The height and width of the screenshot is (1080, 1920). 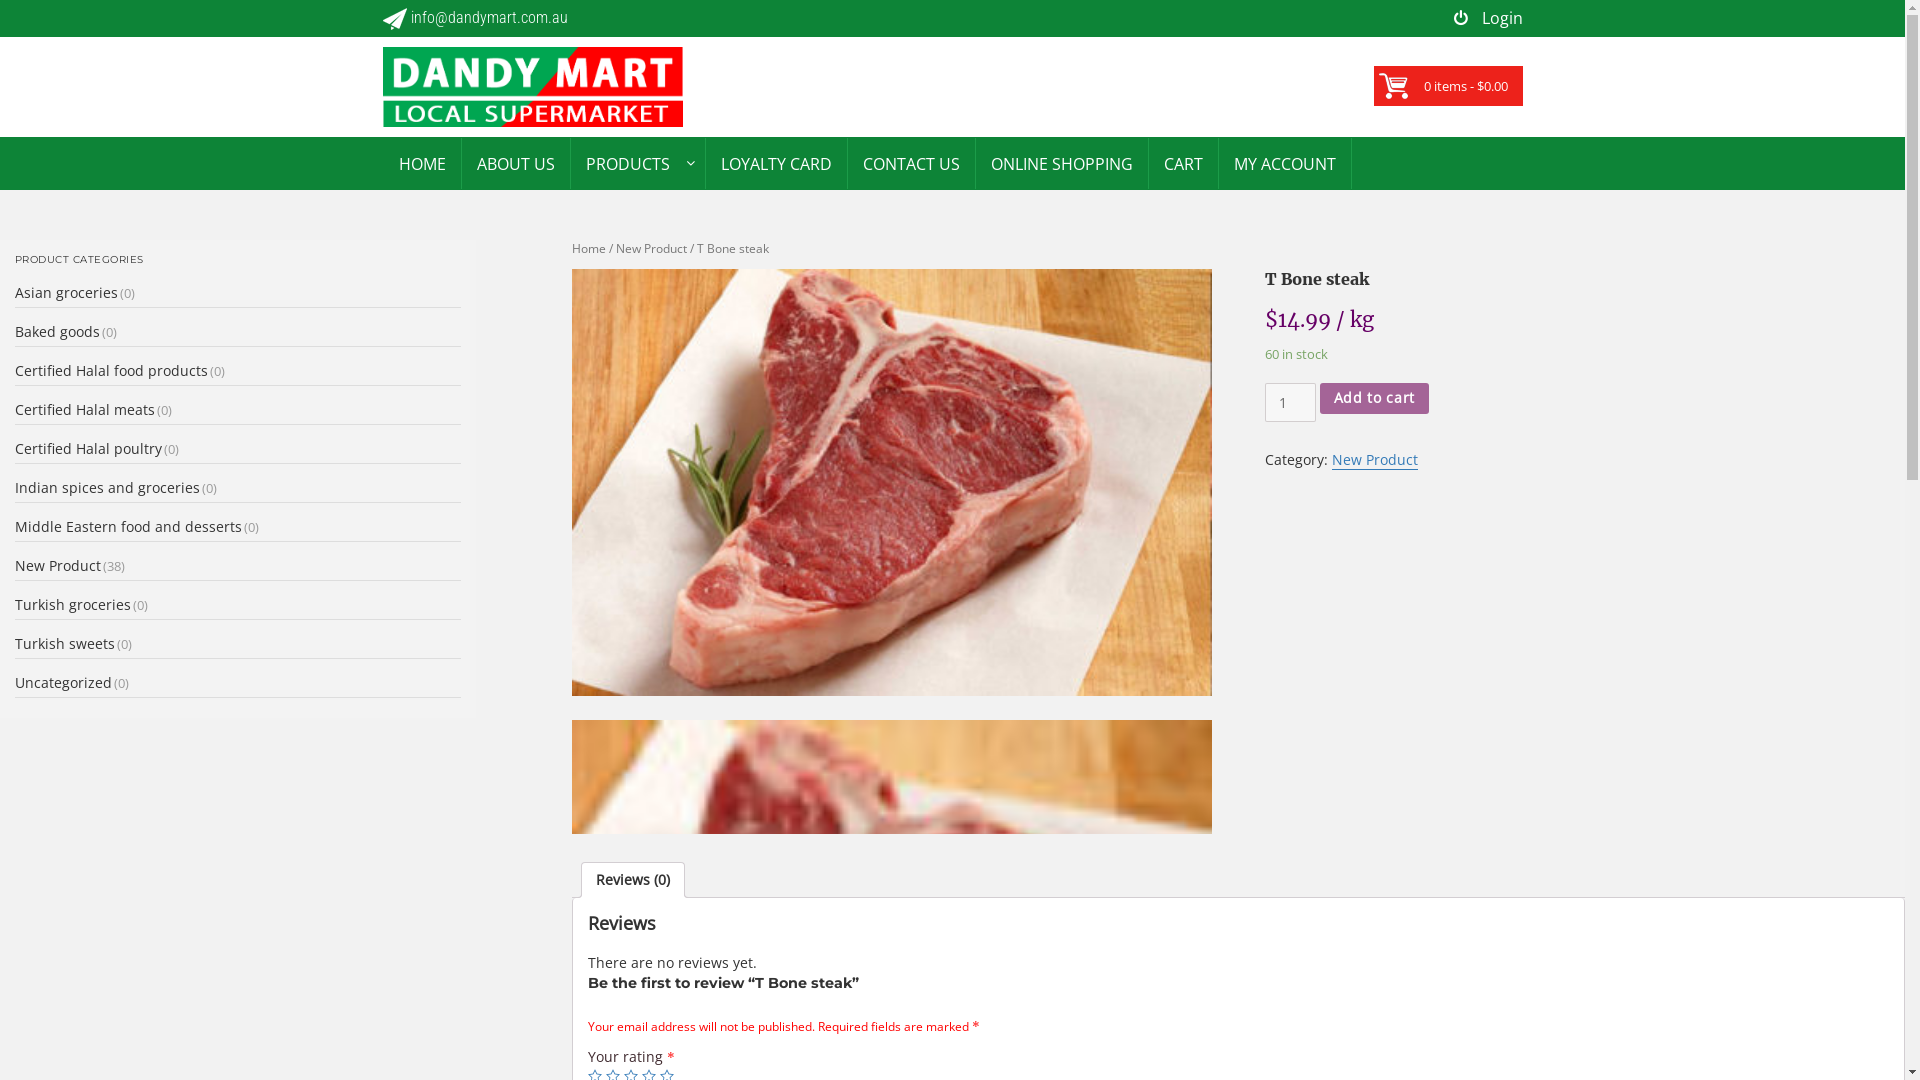 What do you see at coordinates (460, 162) in the screenshot?
I see `'ABOUT US'` at bounding box center [460, 162].